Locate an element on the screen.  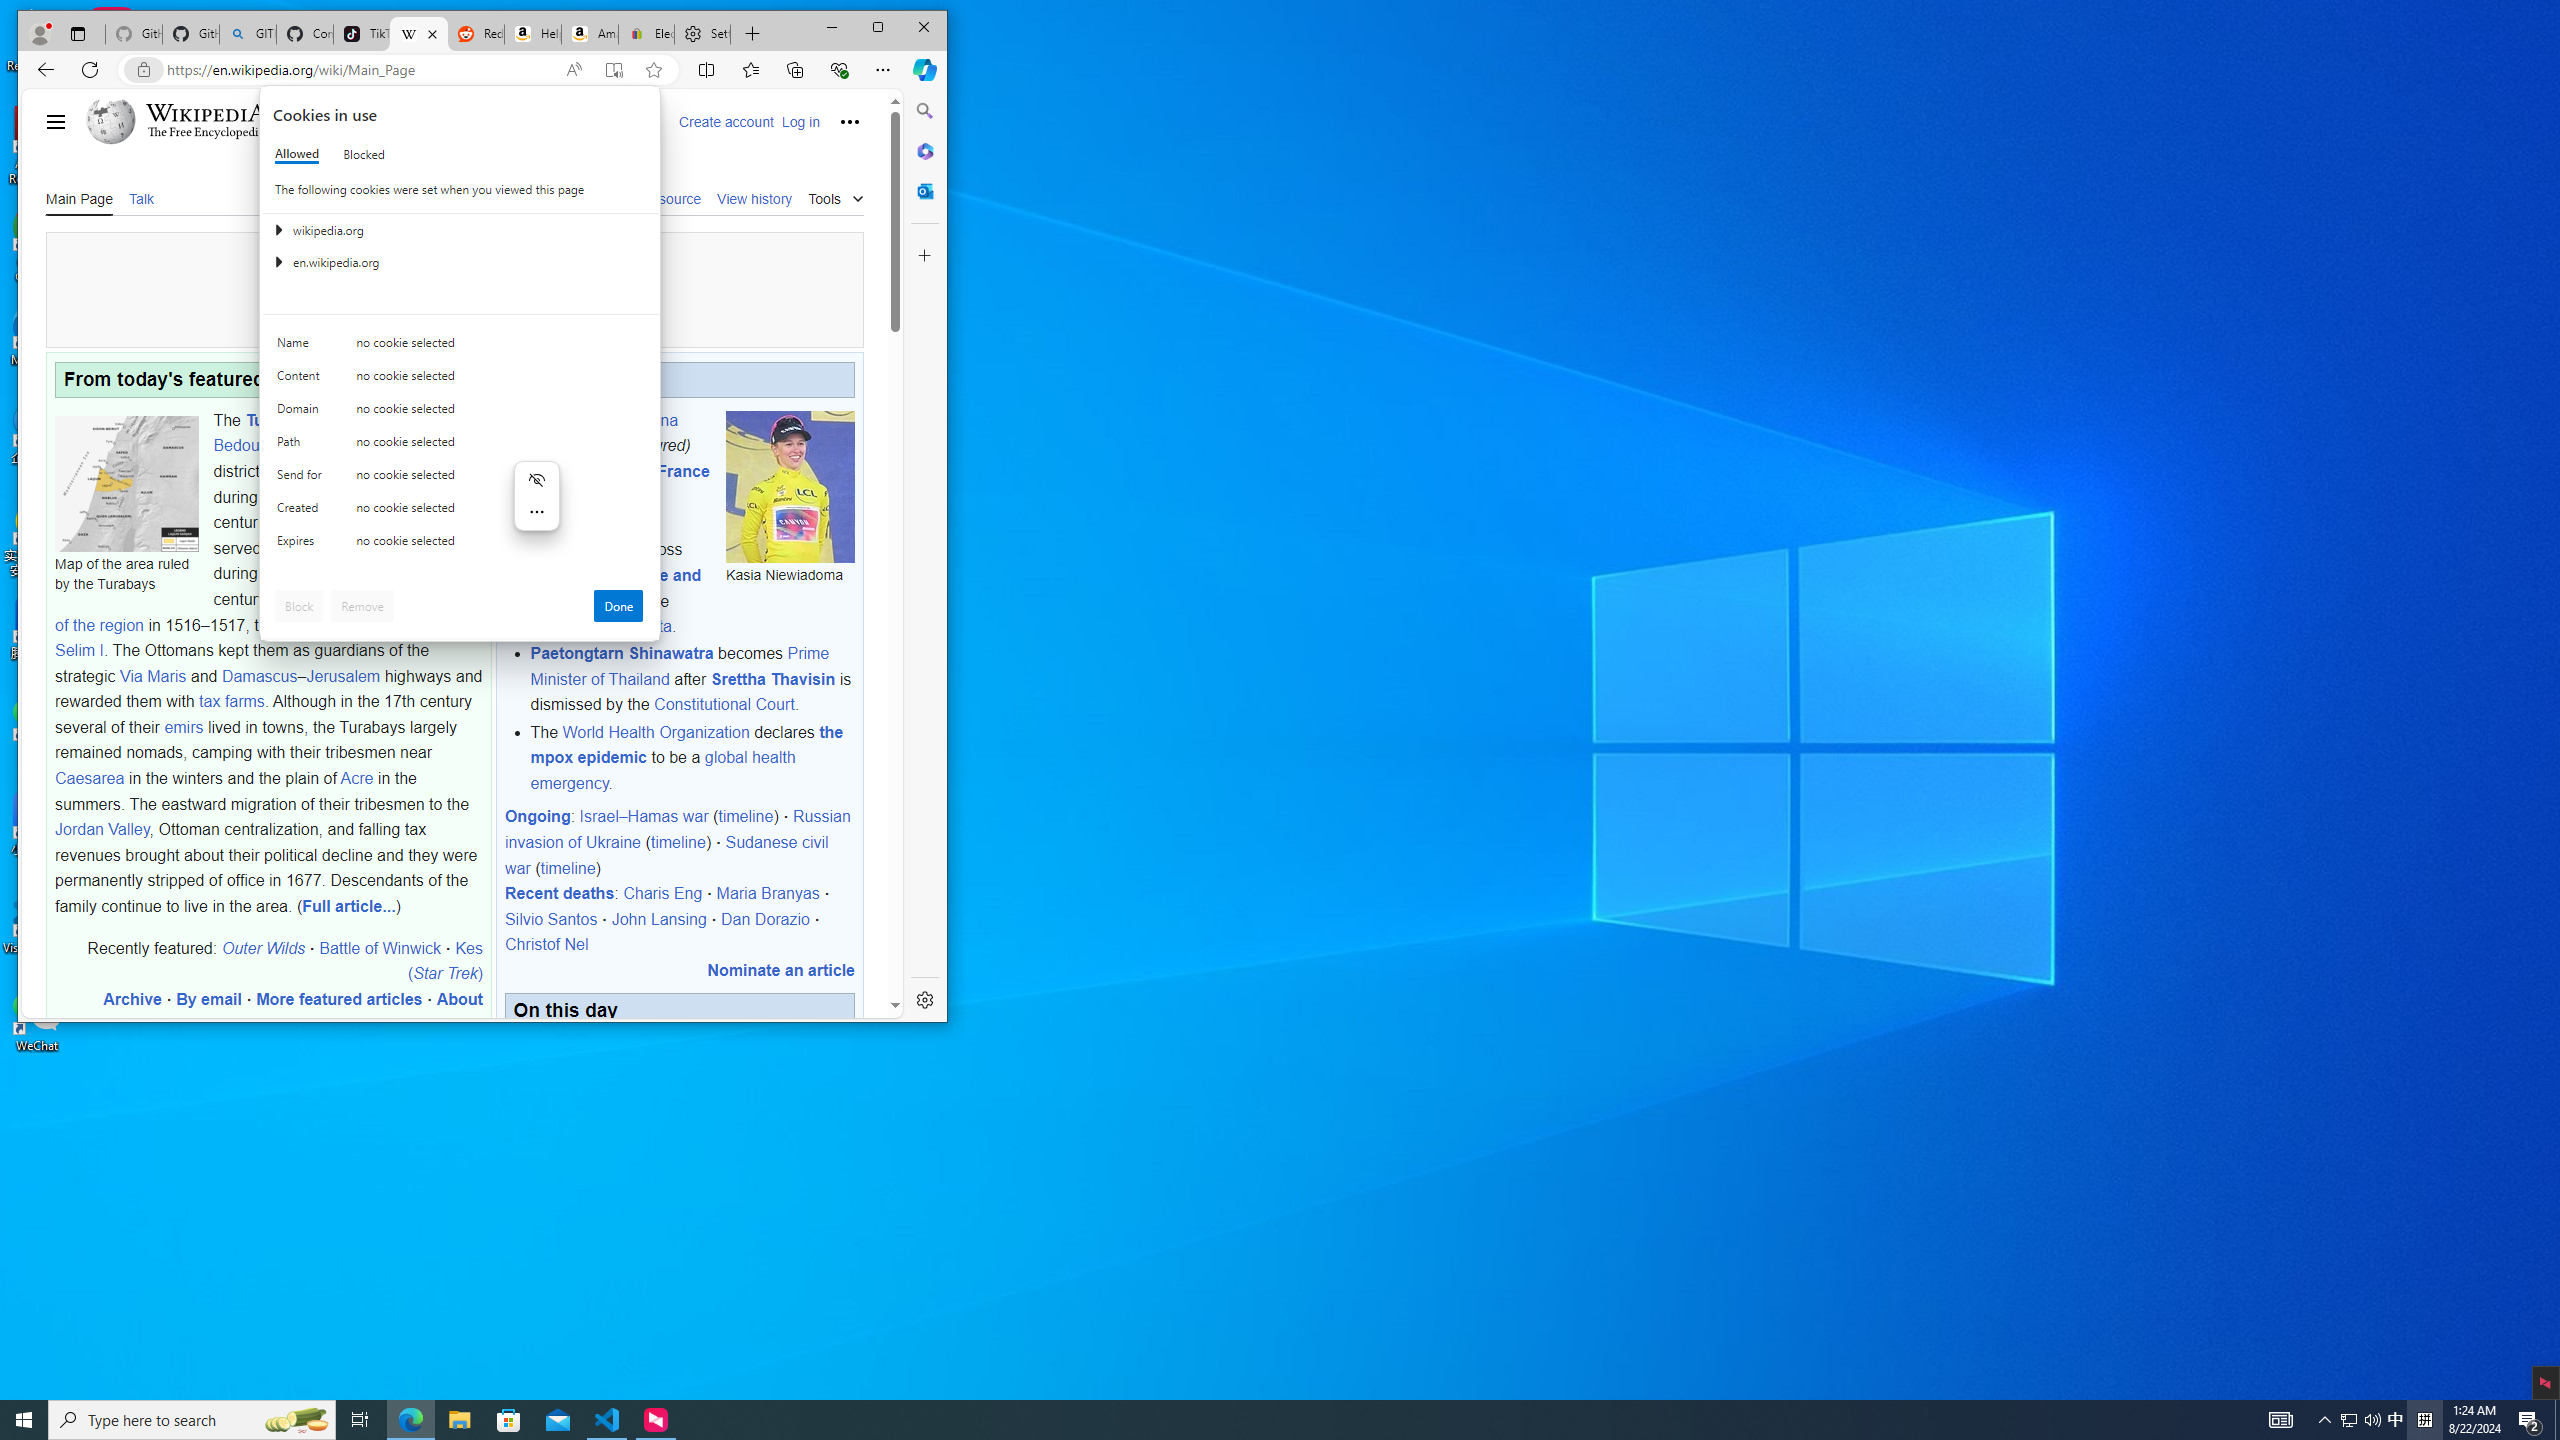
'File Explorer' is located at coordinates (458, 1418).